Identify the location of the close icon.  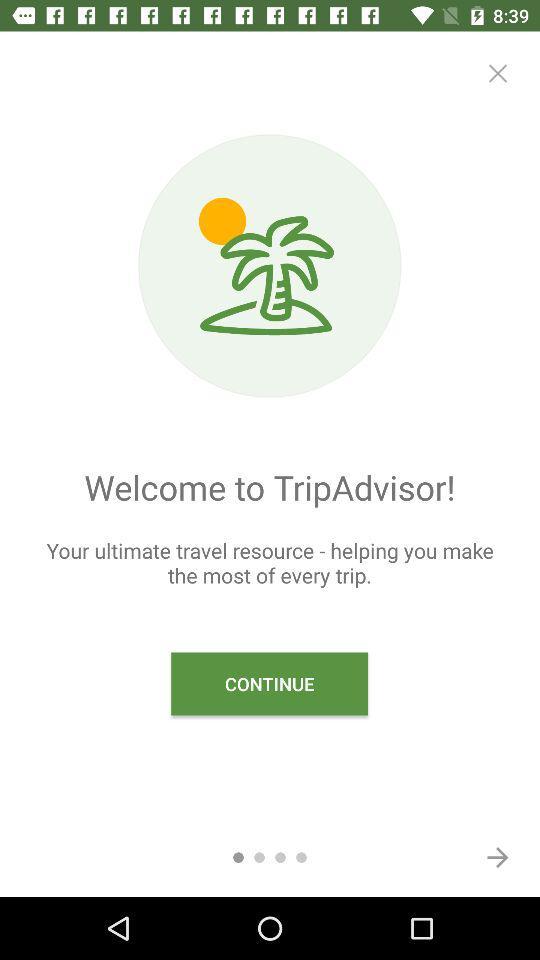
(496, 73).